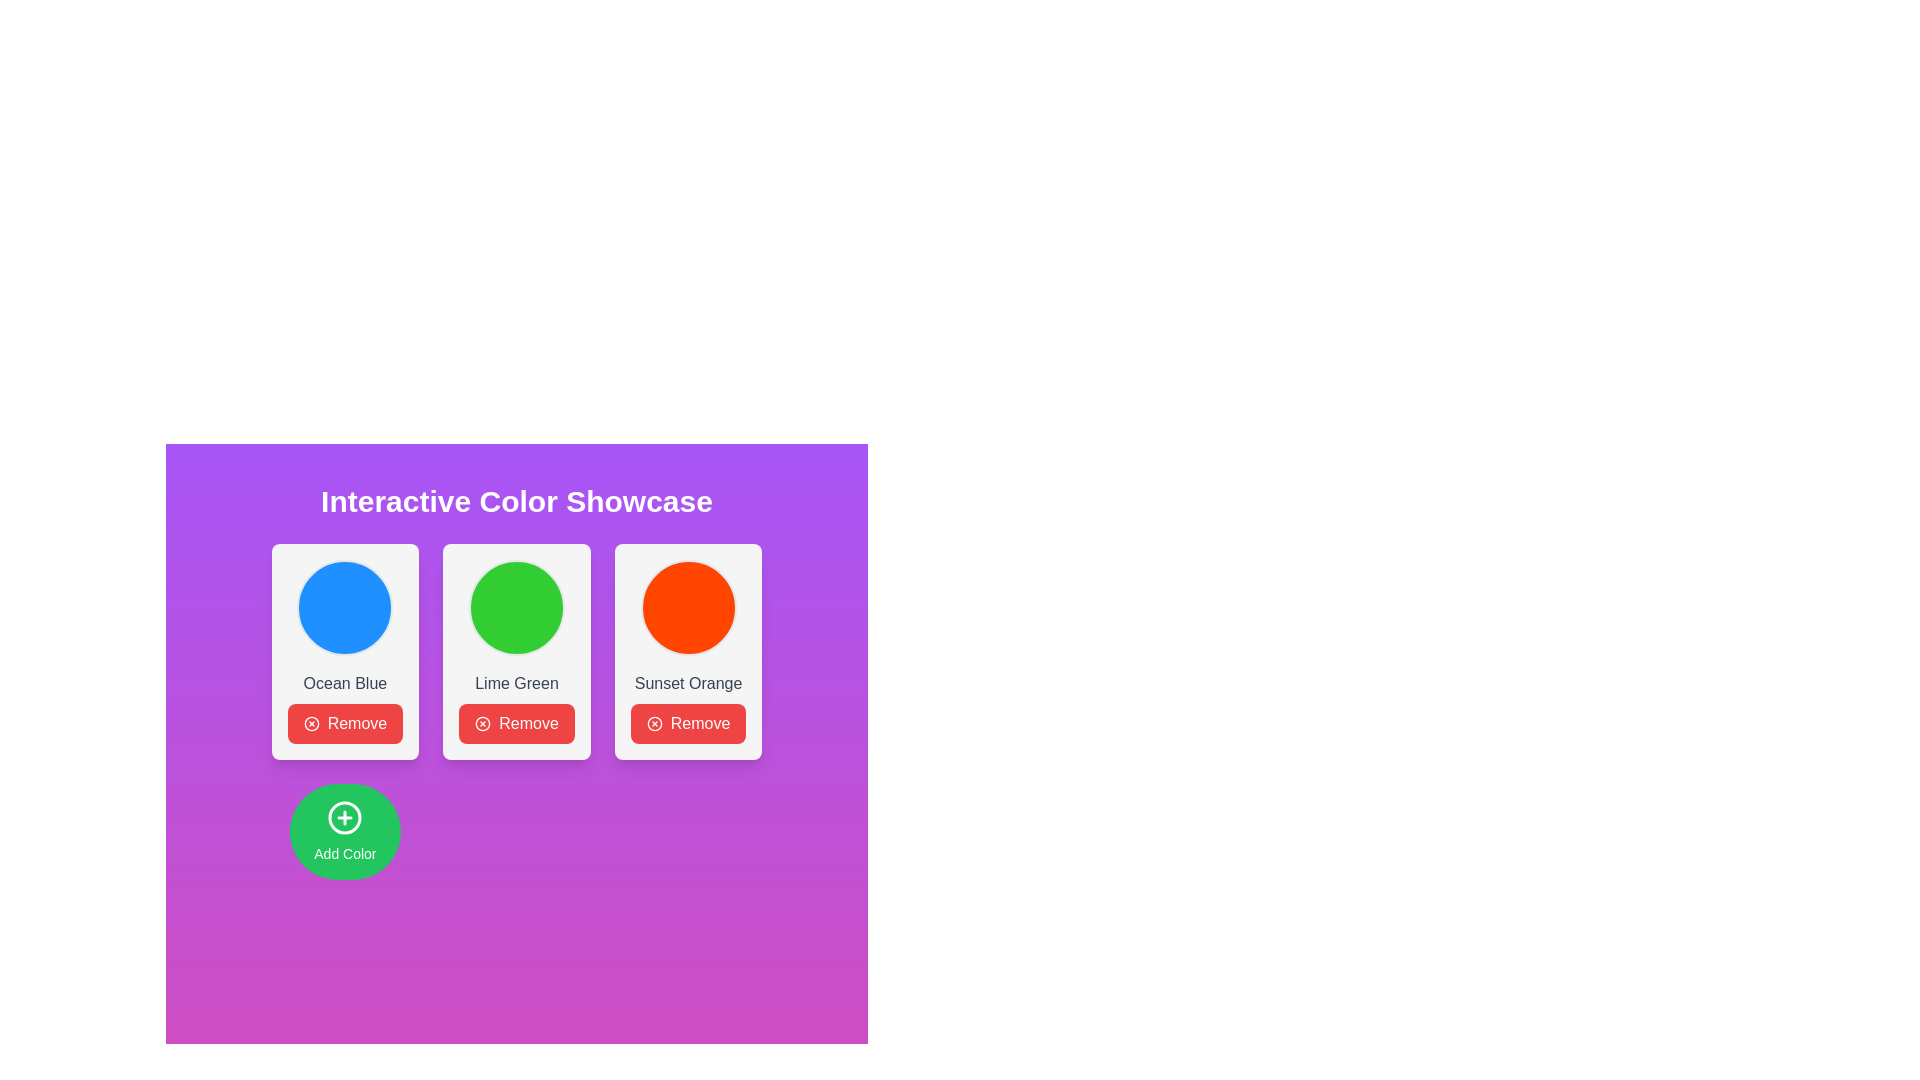 This screenshot has width=1920, height=1080. What do you see at coordinates (345, 724) in the screenshot?
I see `the leftmost red button labeled 'Remove' with a small white 'X' icon` at bounding box center [345, 724].